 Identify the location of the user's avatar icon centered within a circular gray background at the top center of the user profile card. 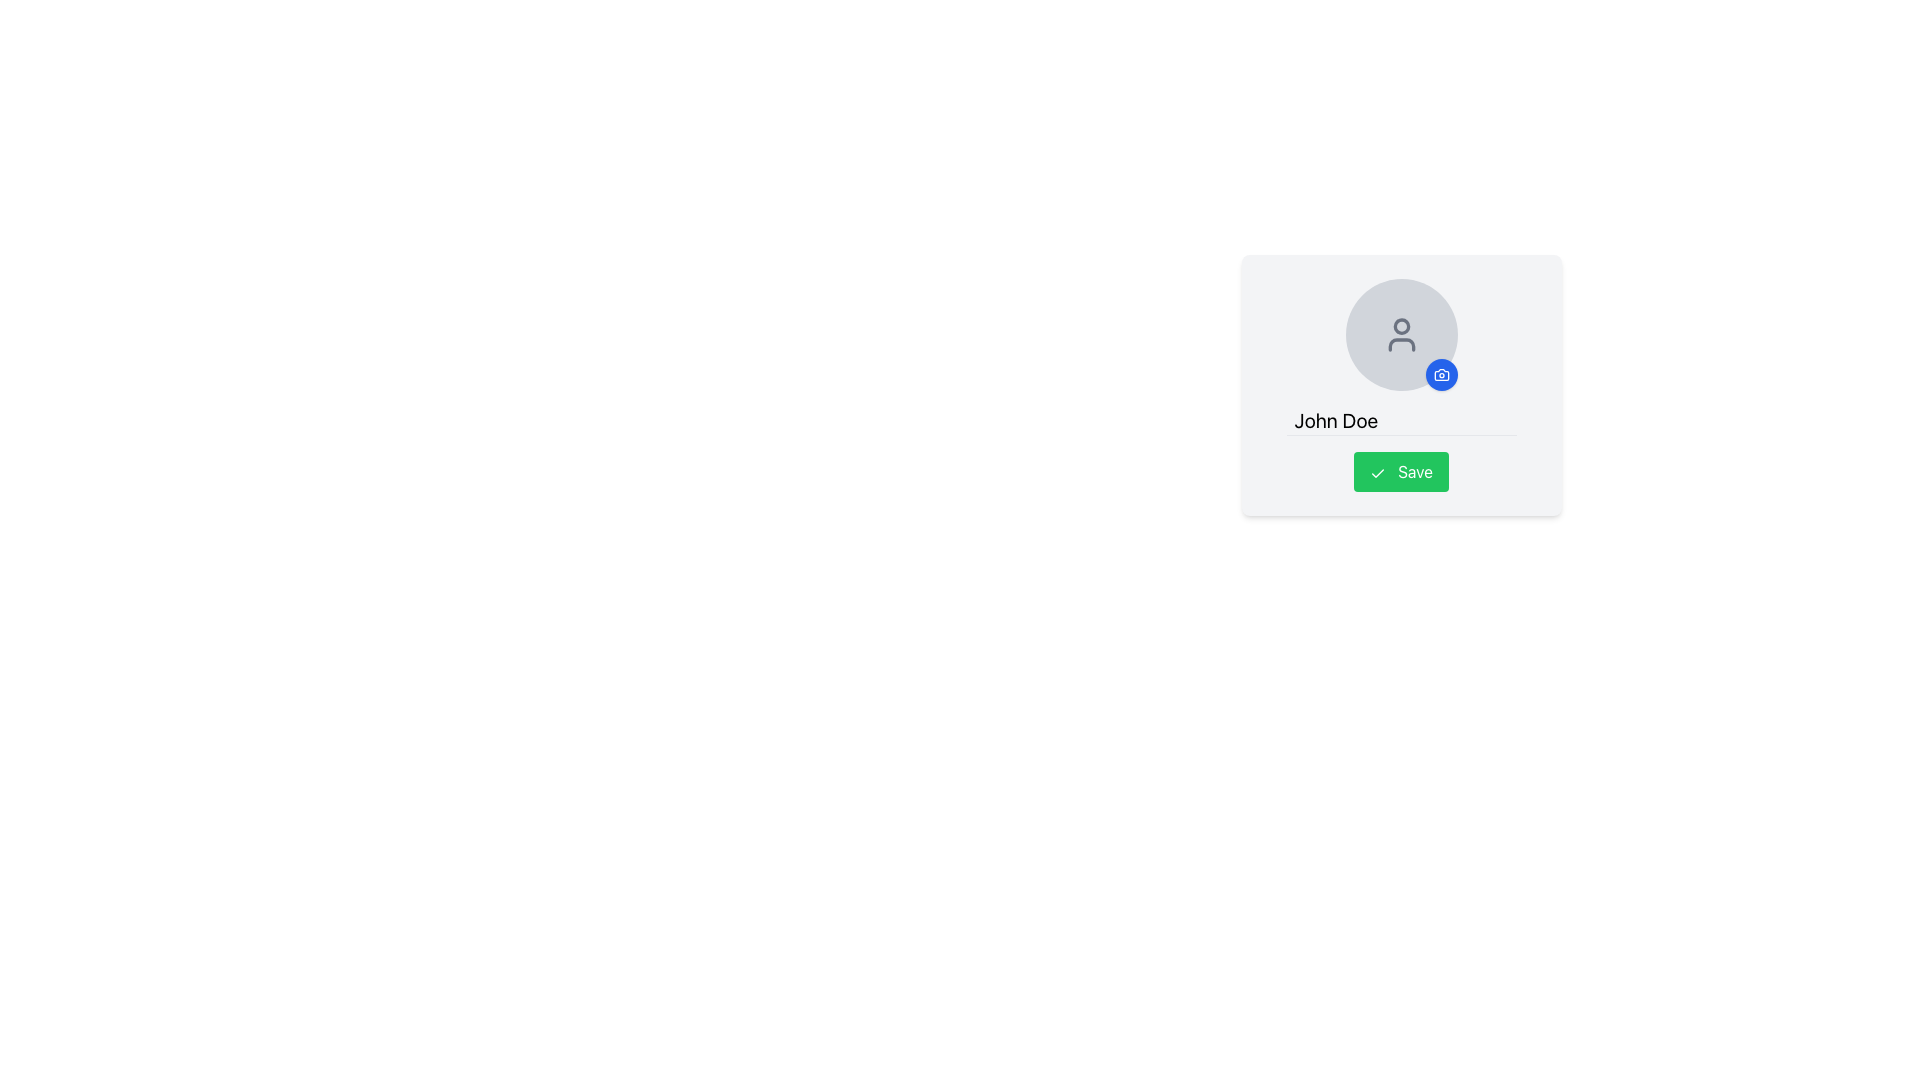
(1400, 334).